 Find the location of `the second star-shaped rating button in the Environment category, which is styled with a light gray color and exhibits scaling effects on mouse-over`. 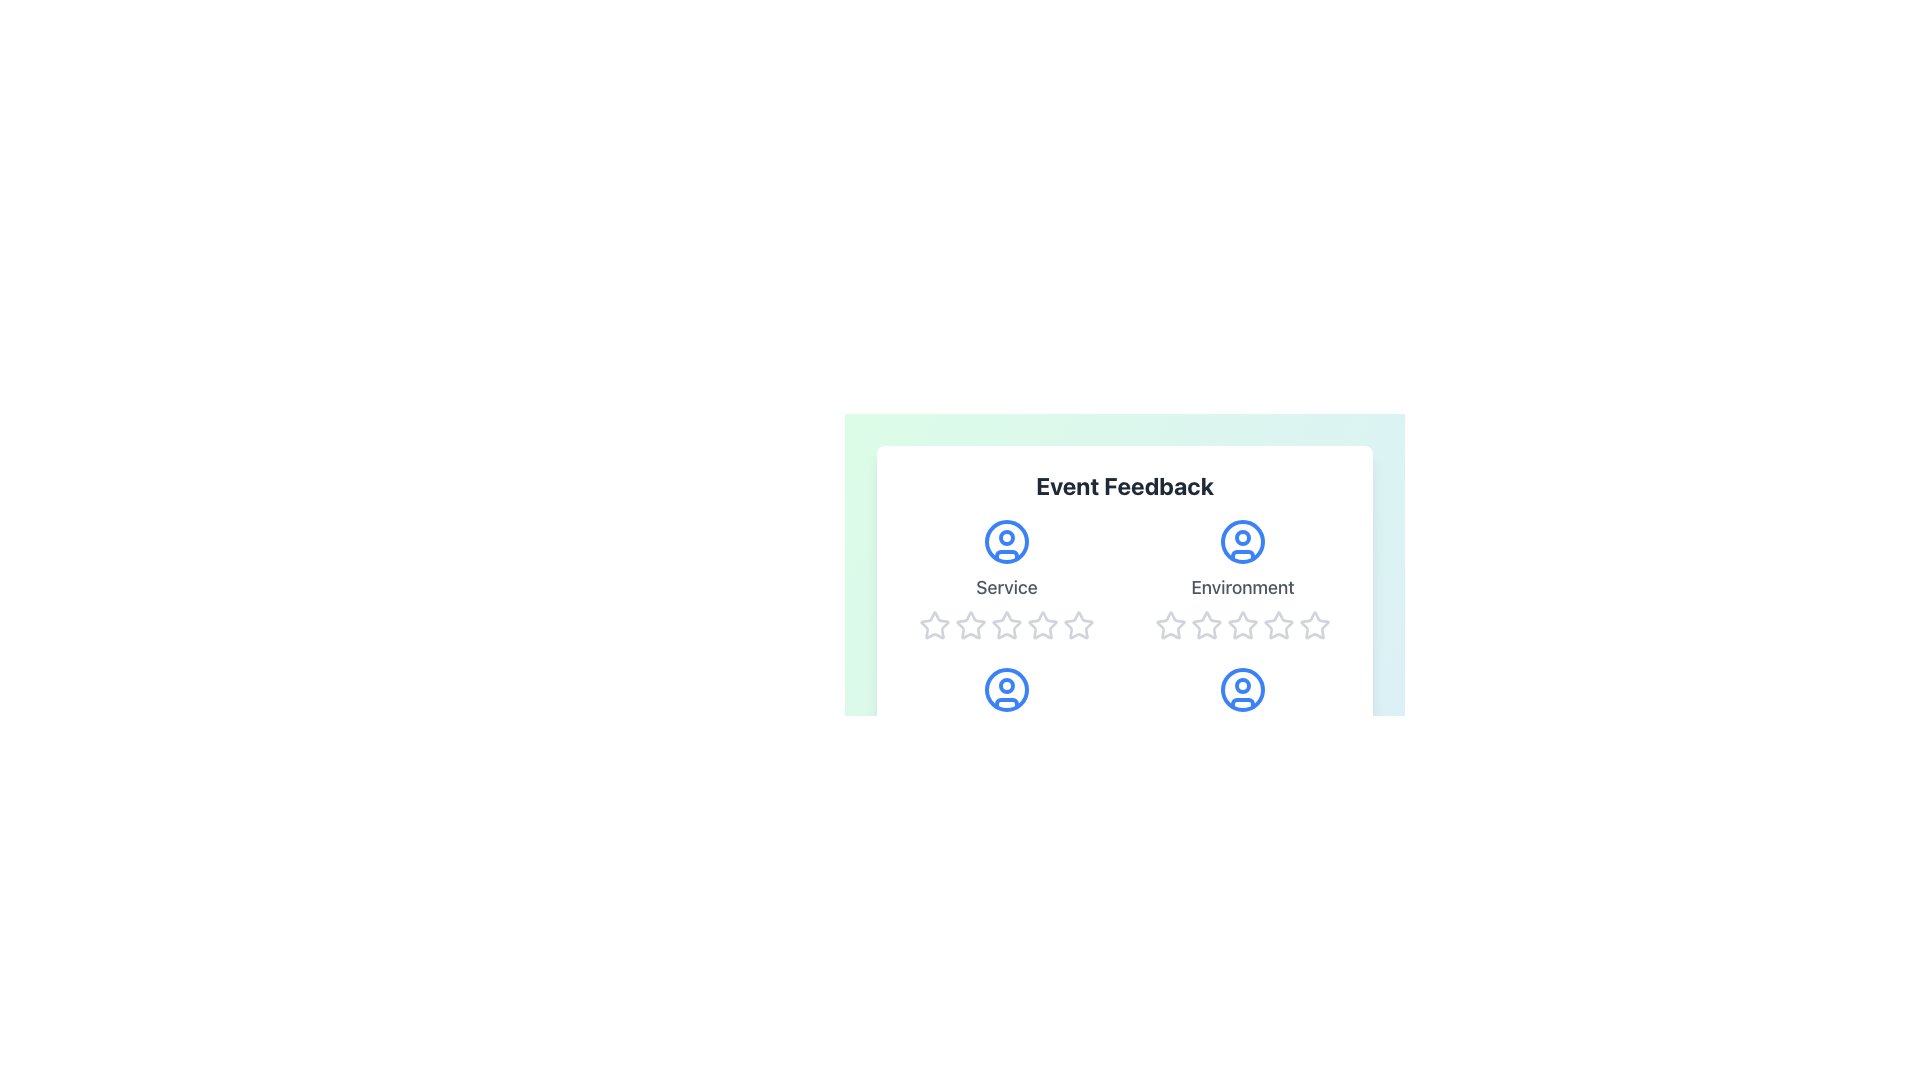

the second star-shaped rating button in the Environment category, which is styled with a light gray color and exhibits scaling effects on mouse-over is located at coordinates (1171, 624).